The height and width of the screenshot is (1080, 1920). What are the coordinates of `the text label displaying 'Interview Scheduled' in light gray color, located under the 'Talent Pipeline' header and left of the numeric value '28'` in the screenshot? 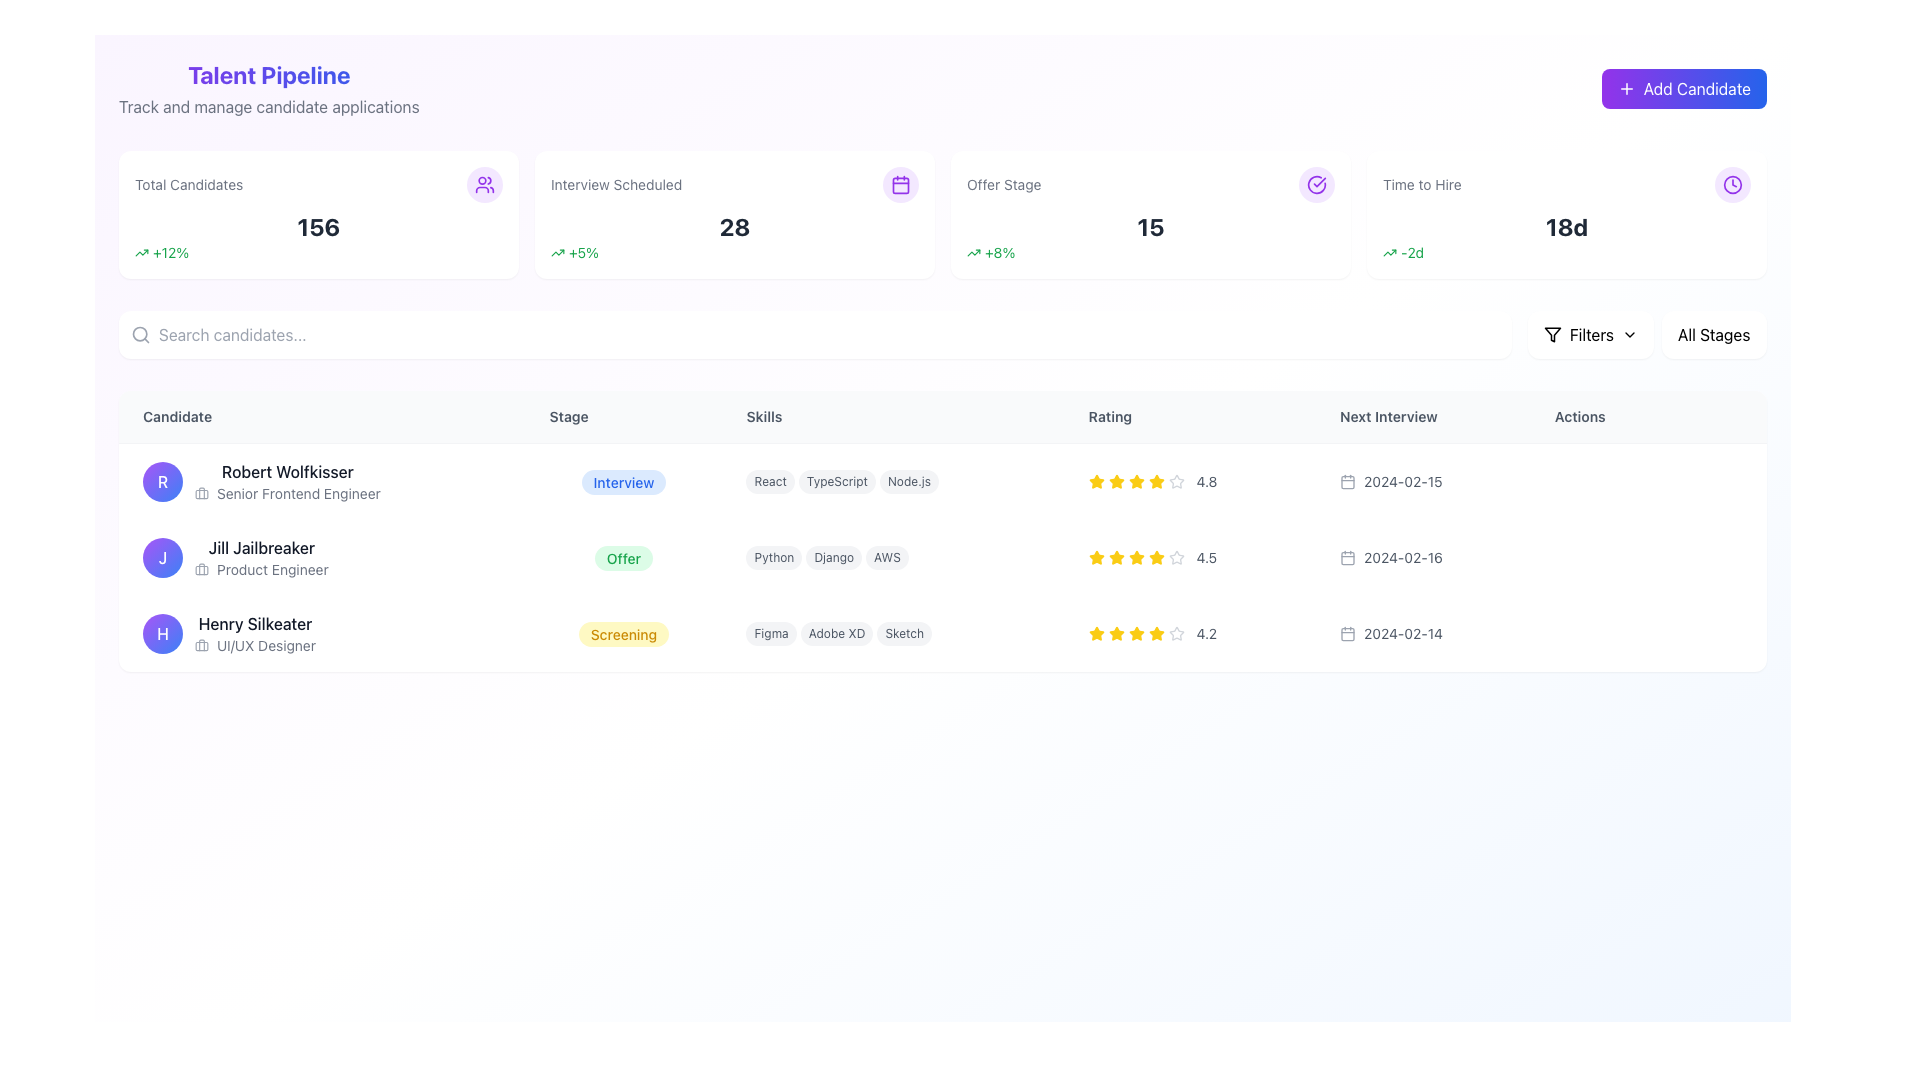 It's located at (615, 185).